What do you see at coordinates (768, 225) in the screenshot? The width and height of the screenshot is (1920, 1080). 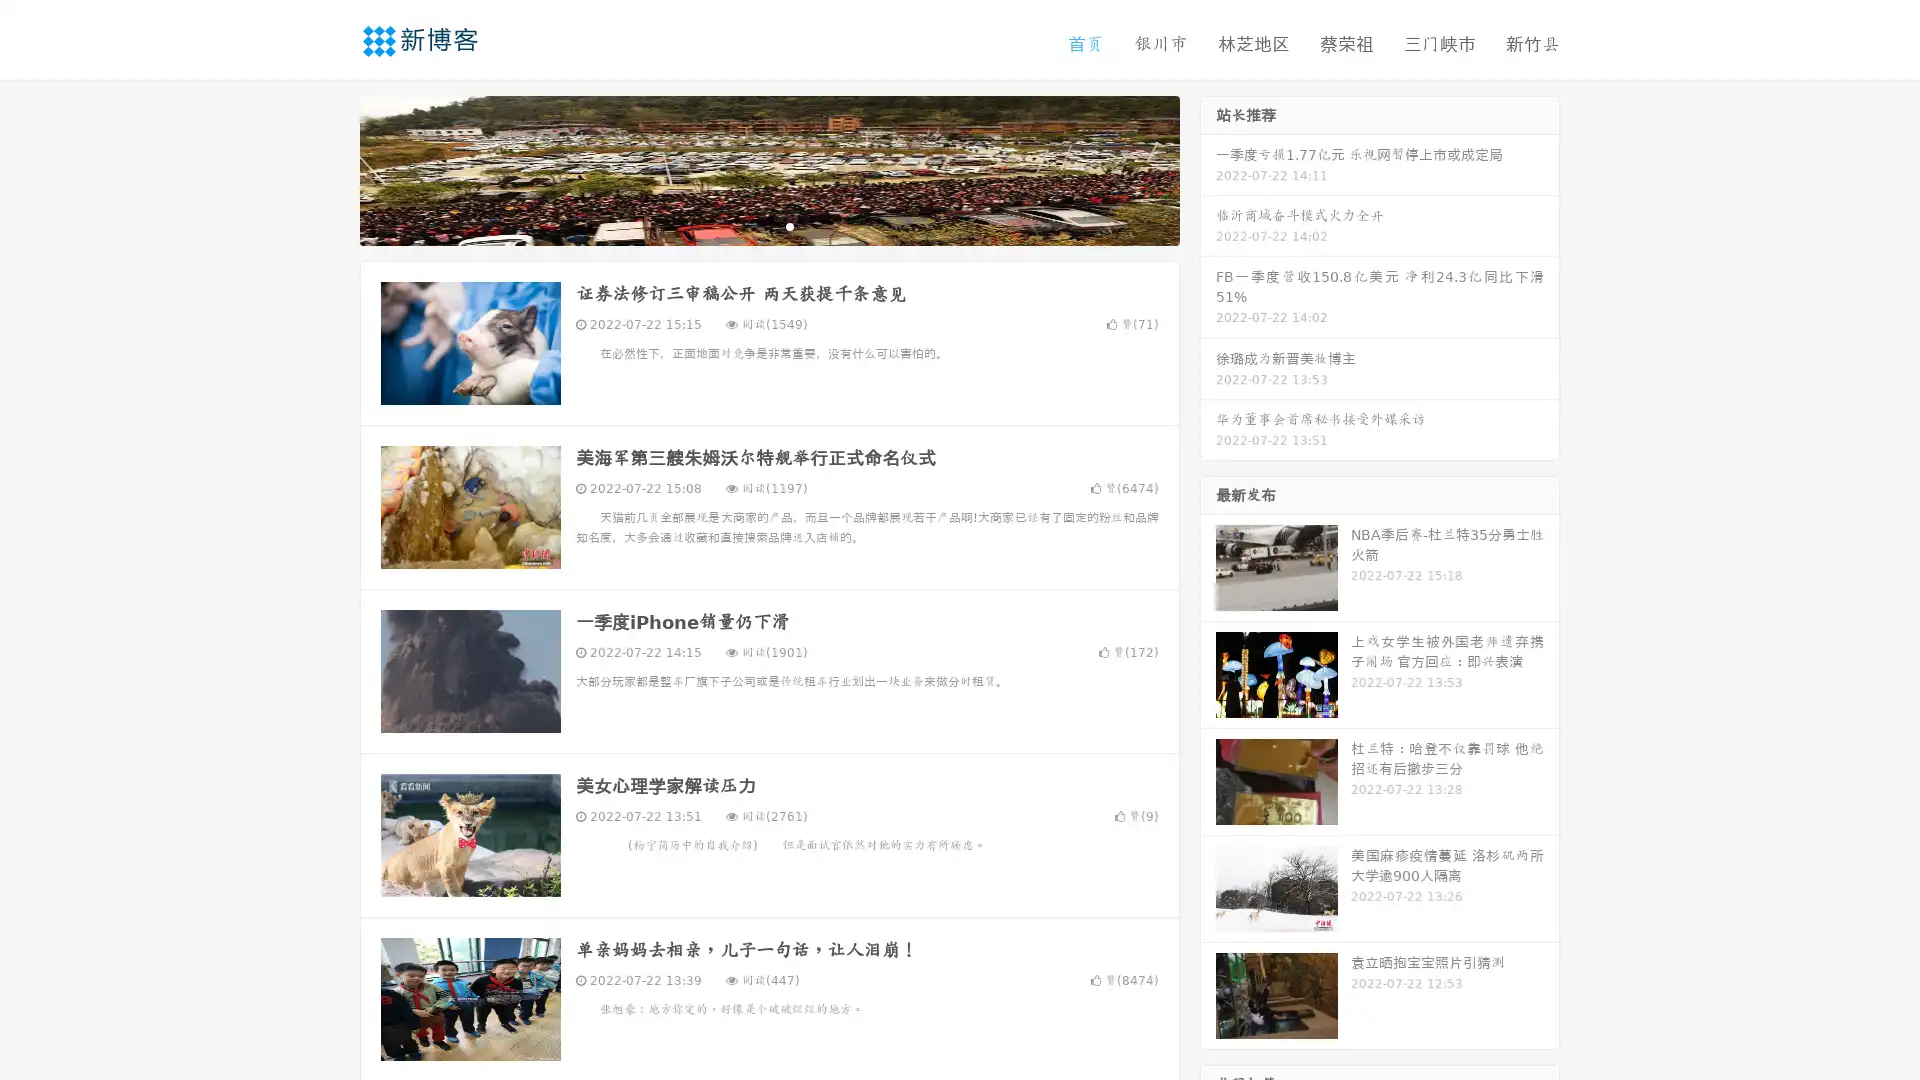 I see `Go to slide 2` at bounding box center [768, 225].